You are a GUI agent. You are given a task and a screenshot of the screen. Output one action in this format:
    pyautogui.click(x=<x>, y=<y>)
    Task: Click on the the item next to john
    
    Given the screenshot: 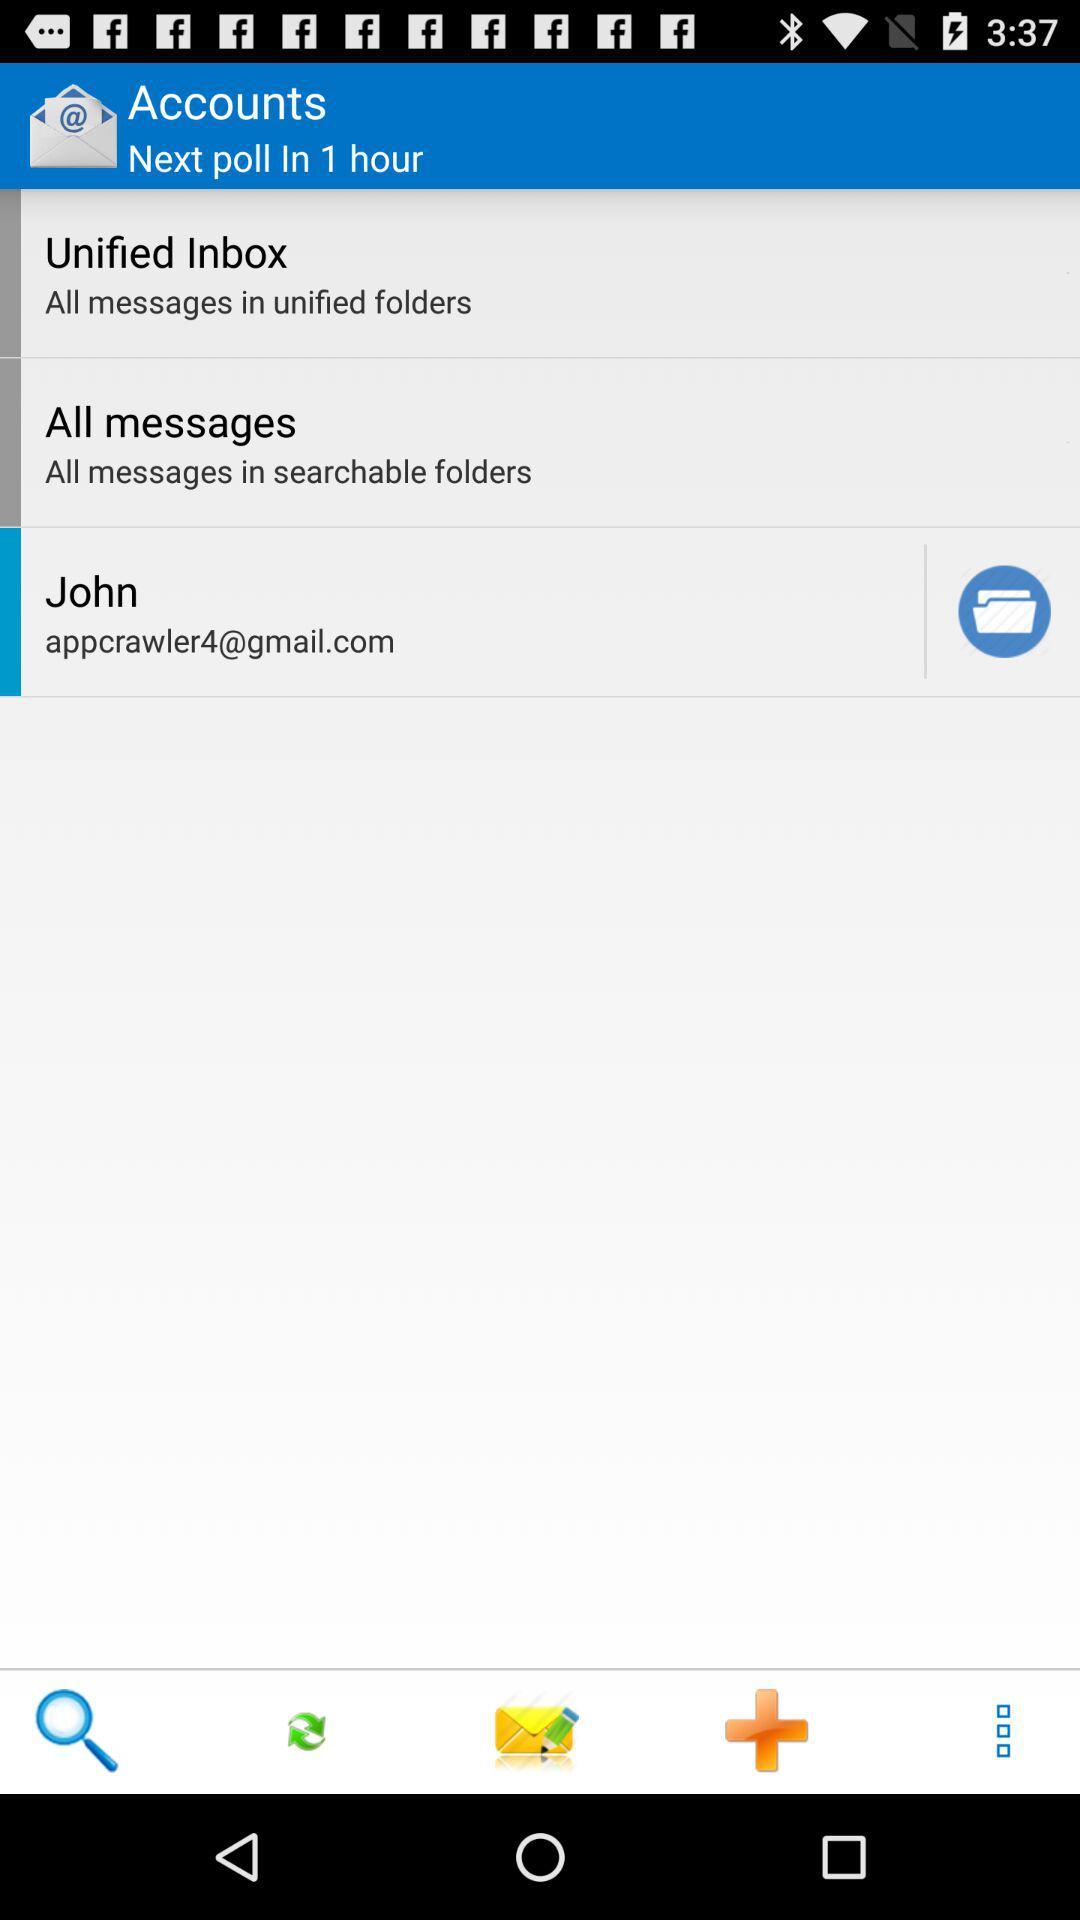 What is the action you would take?
    pyautogui.click(x=925, y=610)
    